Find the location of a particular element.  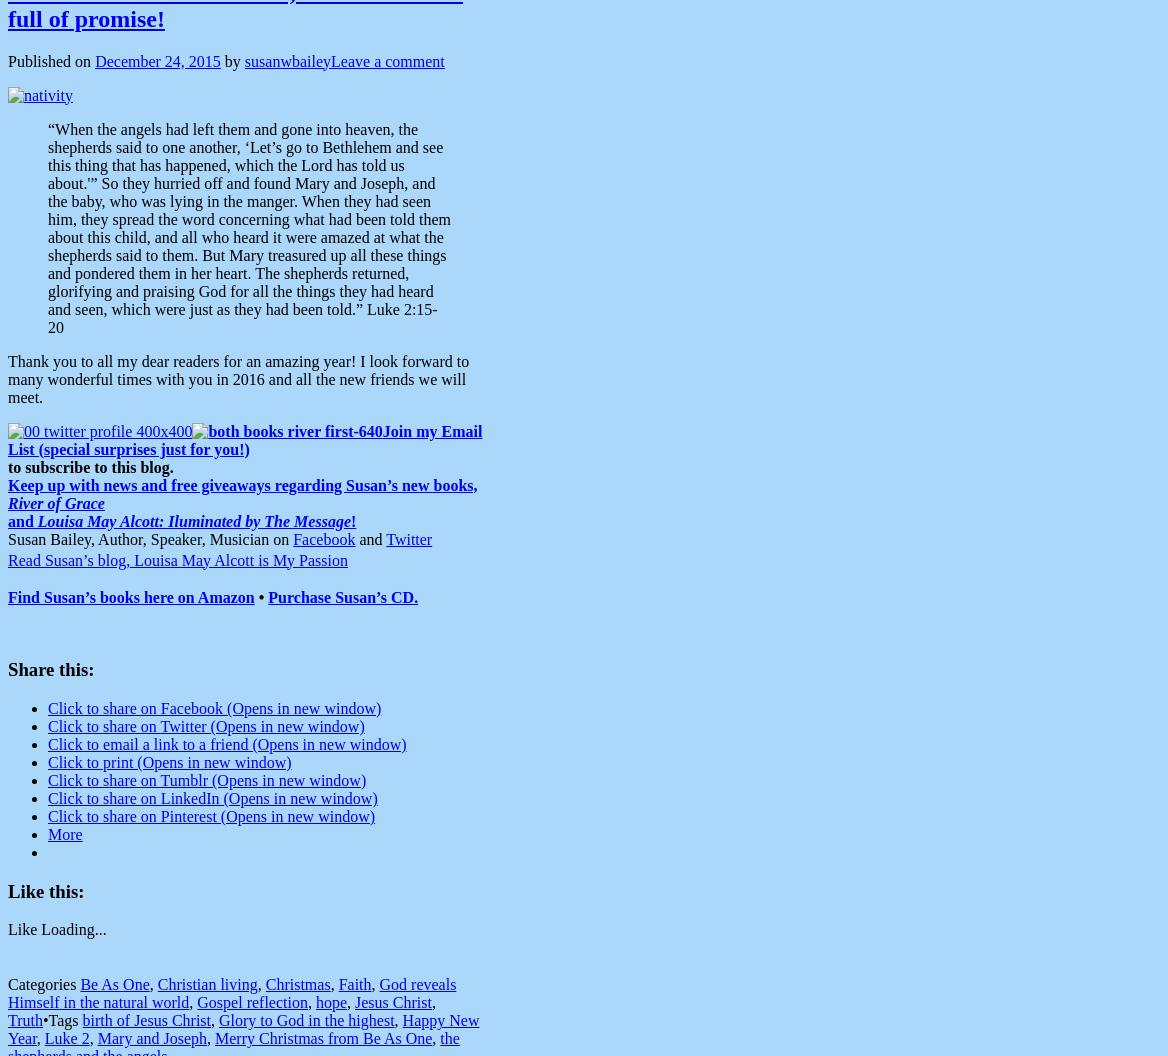

'Mary and Joseph' is located at coordinates (151, 1037).